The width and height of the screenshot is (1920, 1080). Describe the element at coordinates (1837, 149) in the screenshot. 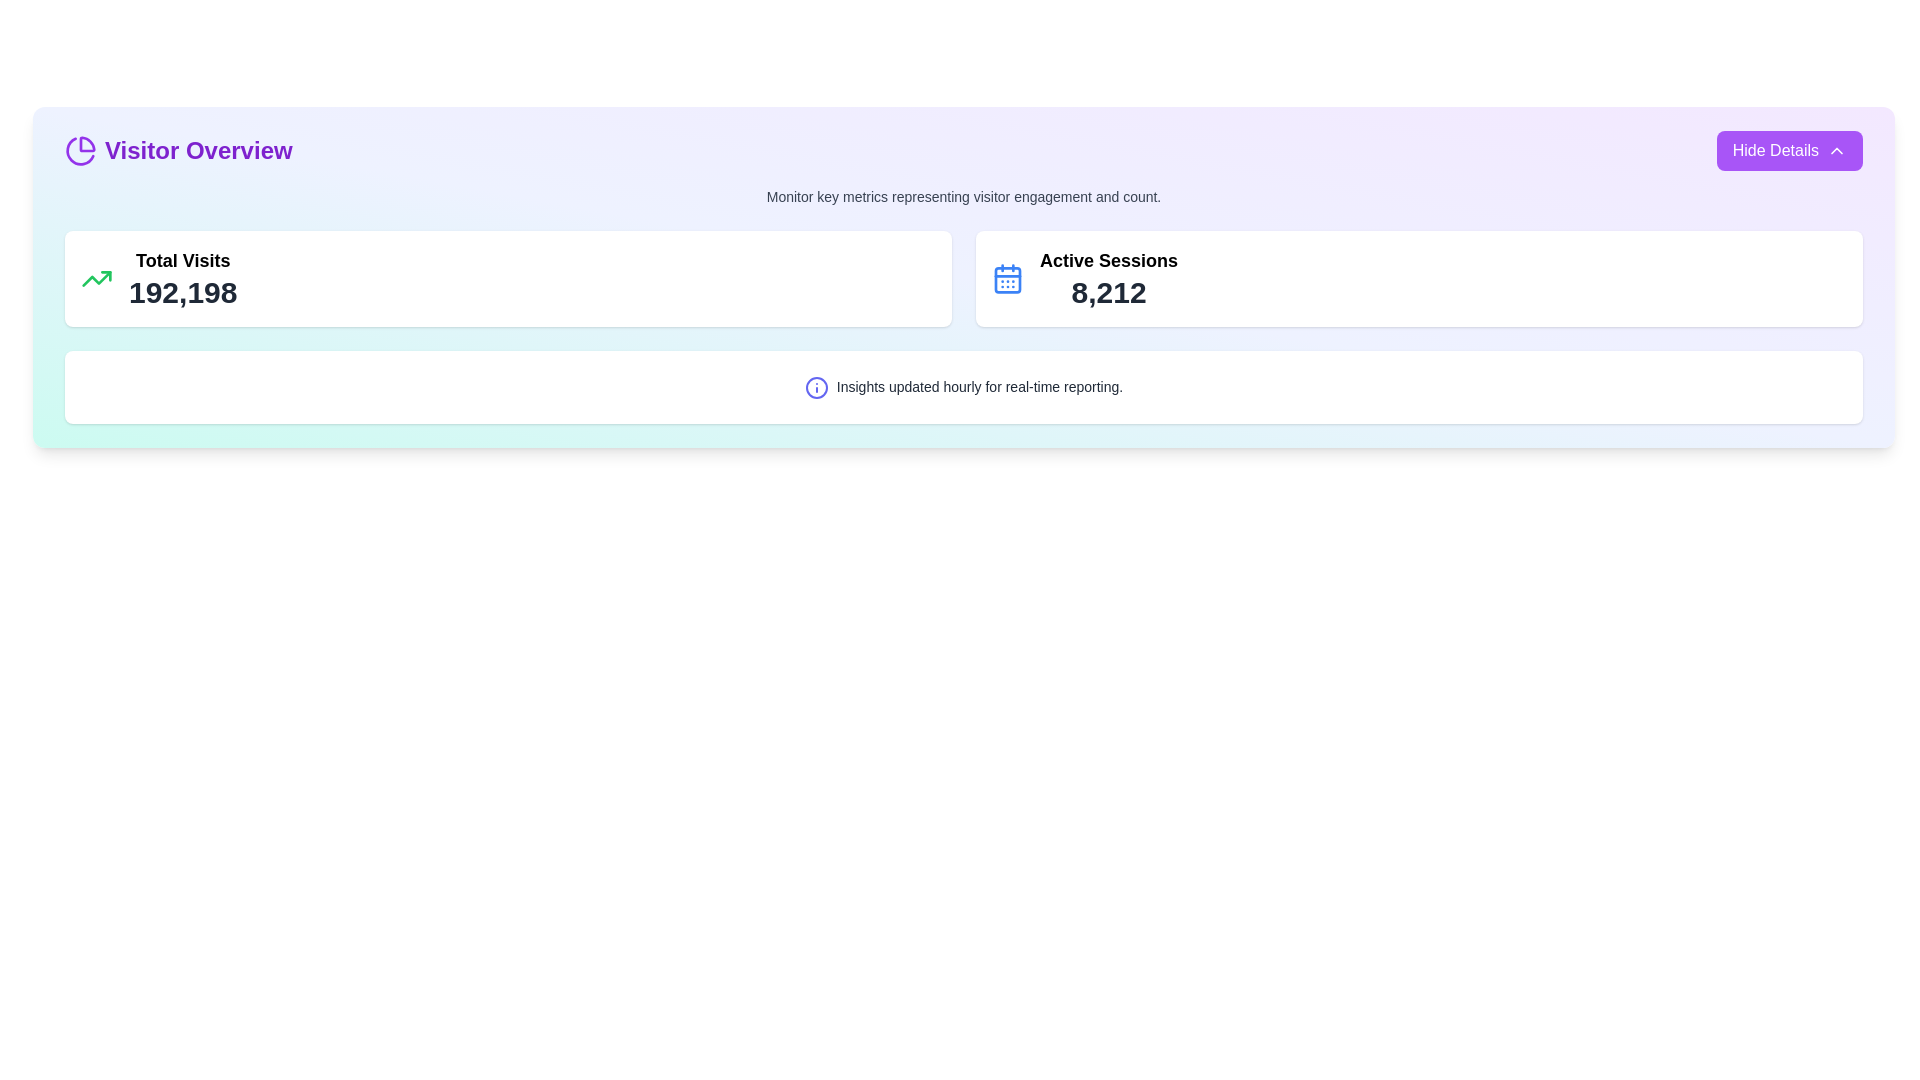

I see `the collapsible chevron icon (Chevron-up) adjacent to the 'Hide Details' text within the purple button` at that location.